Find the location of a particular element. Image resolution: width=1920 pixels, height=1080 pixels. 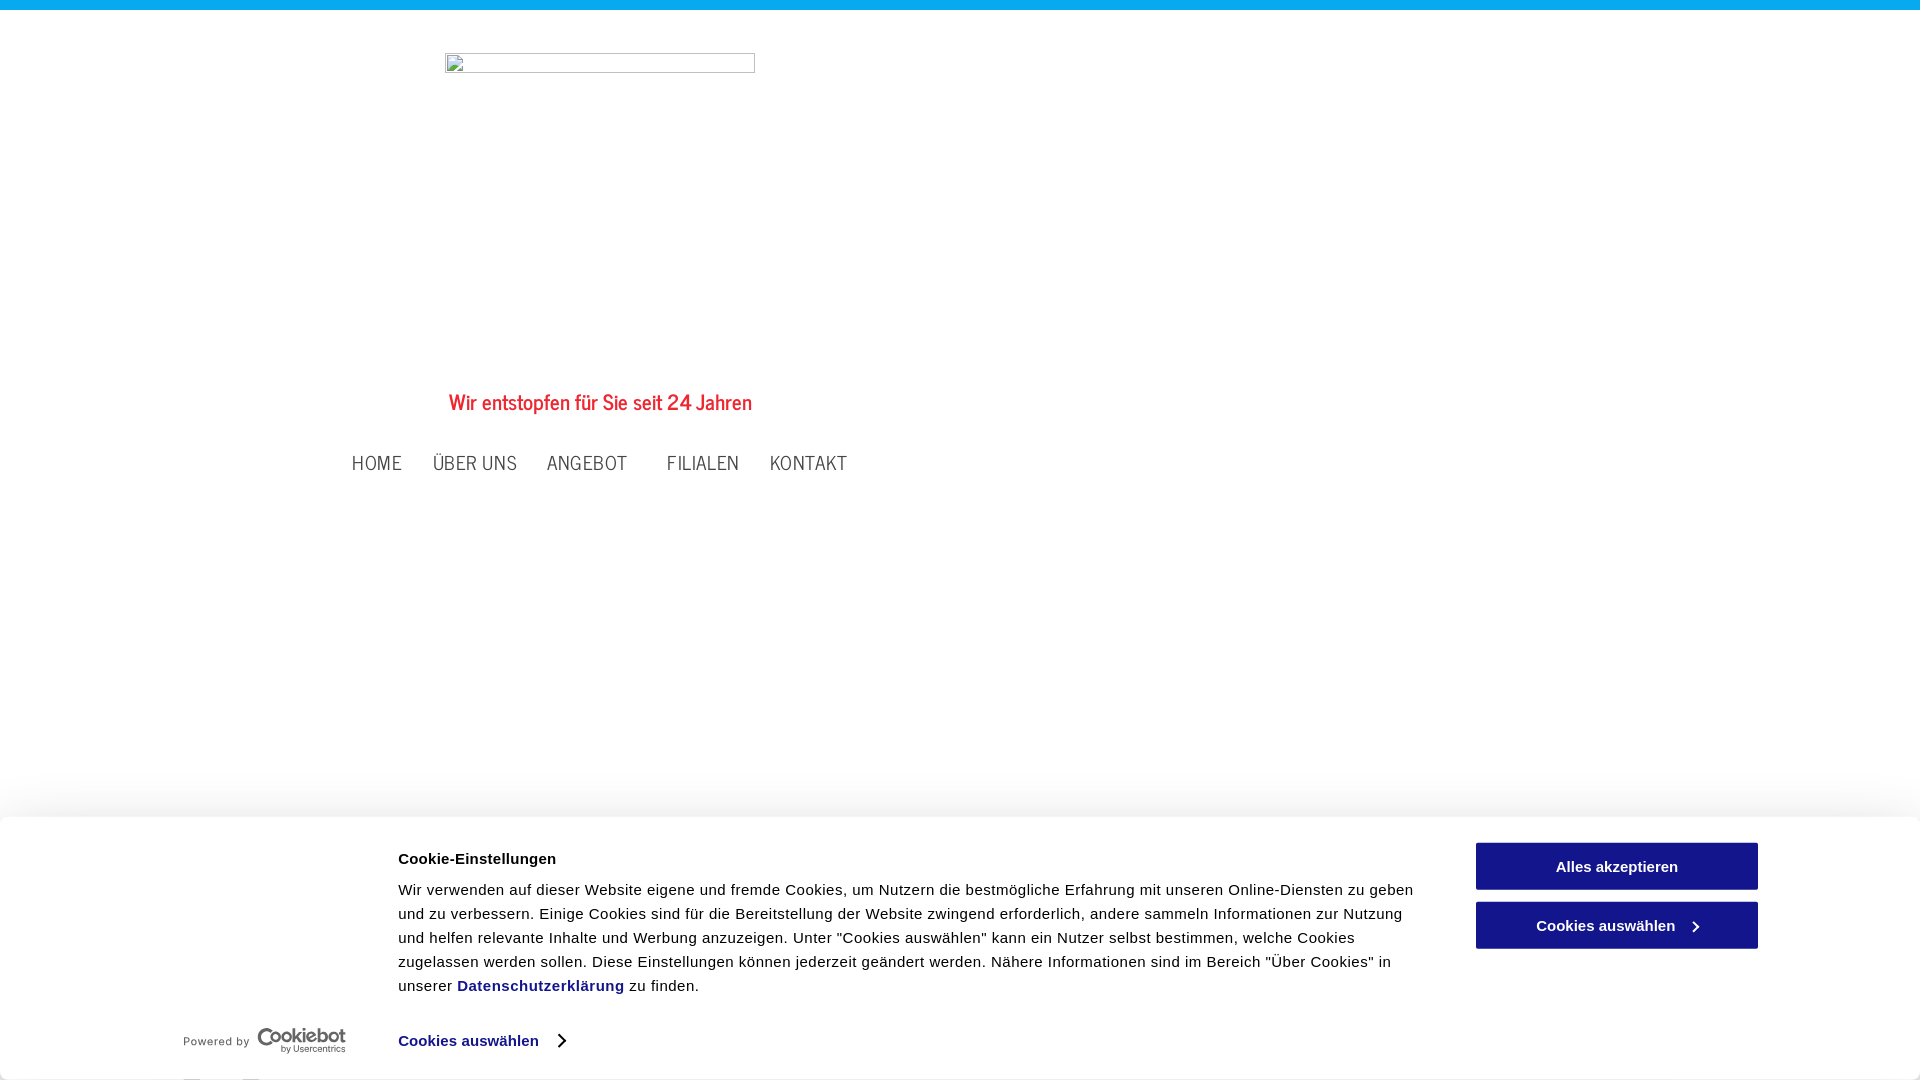

'ANGEBOT' is located at coordinates (590, 462).